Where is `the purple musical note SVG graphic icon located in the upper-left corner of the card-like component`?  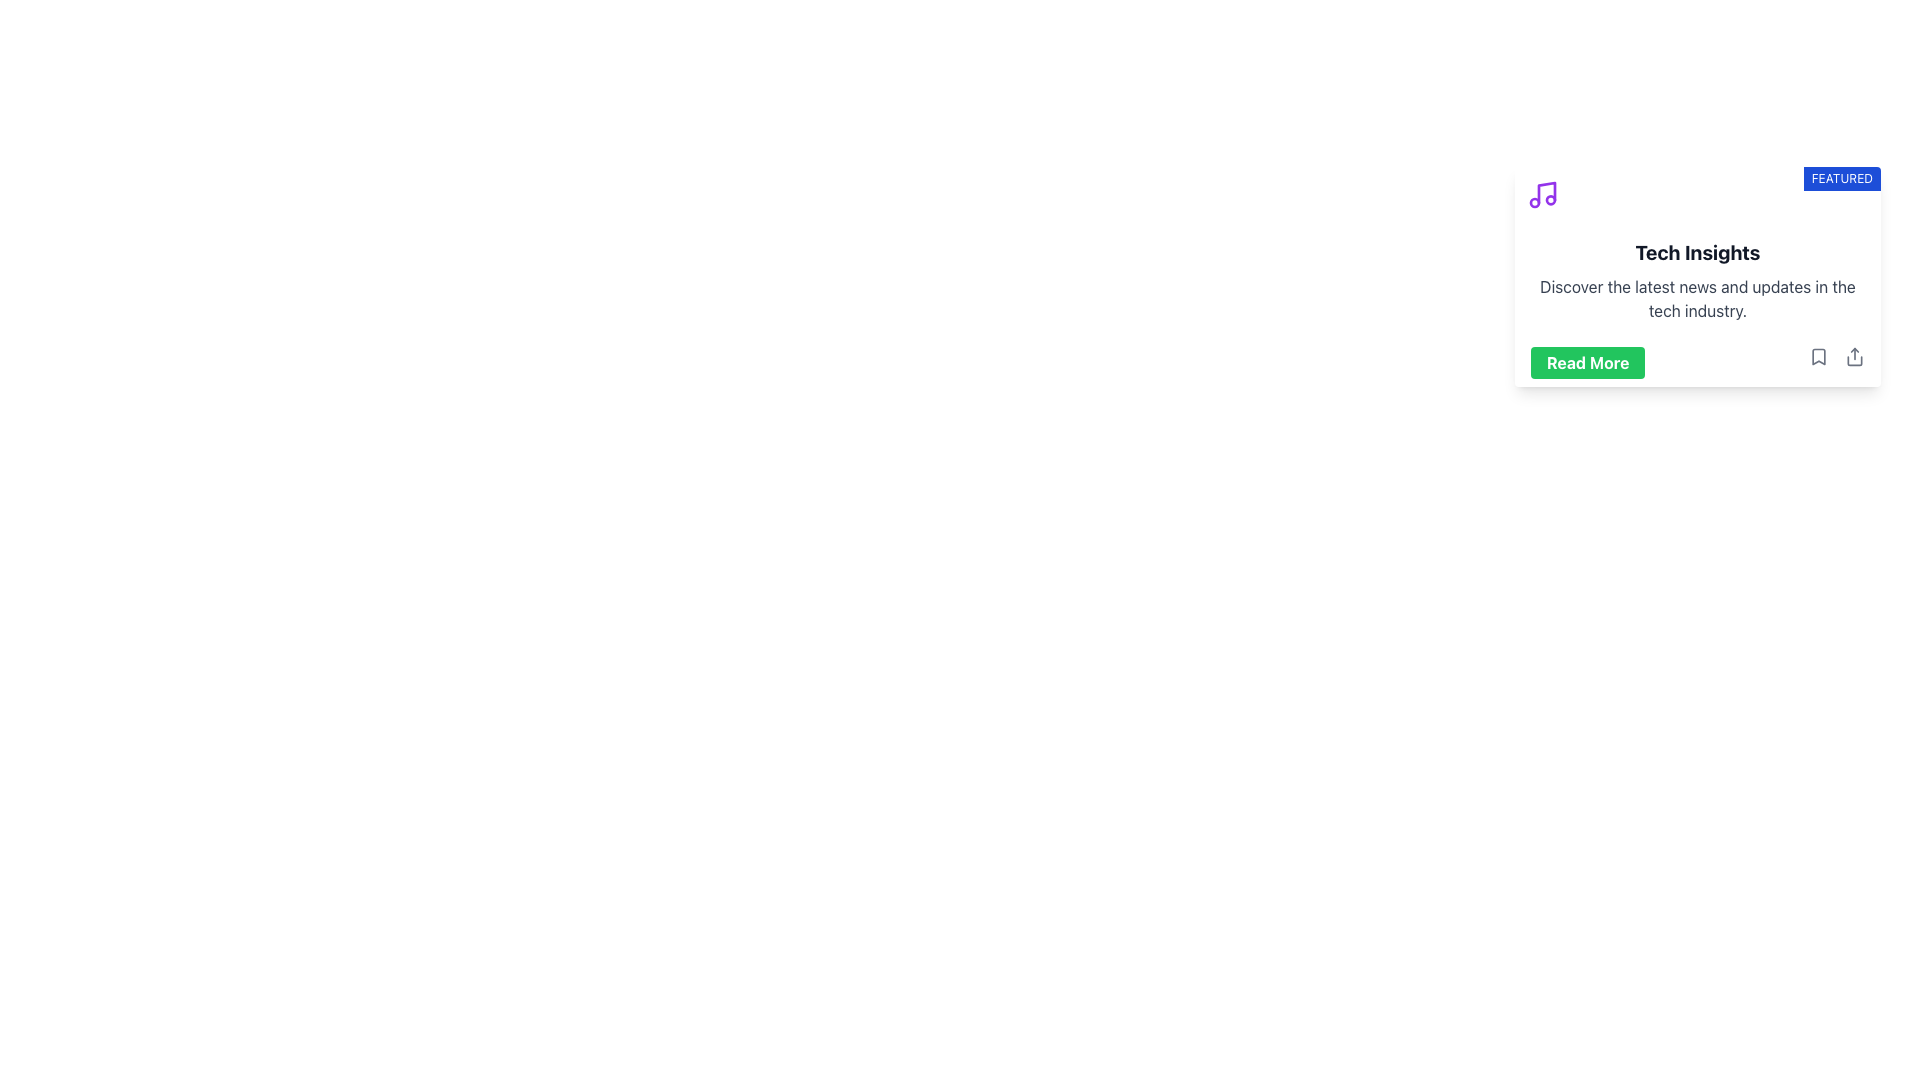 the purple musical note SVG graphic icon located in the upper-left corner of the card-like component is located at coordinates (1541, 195).